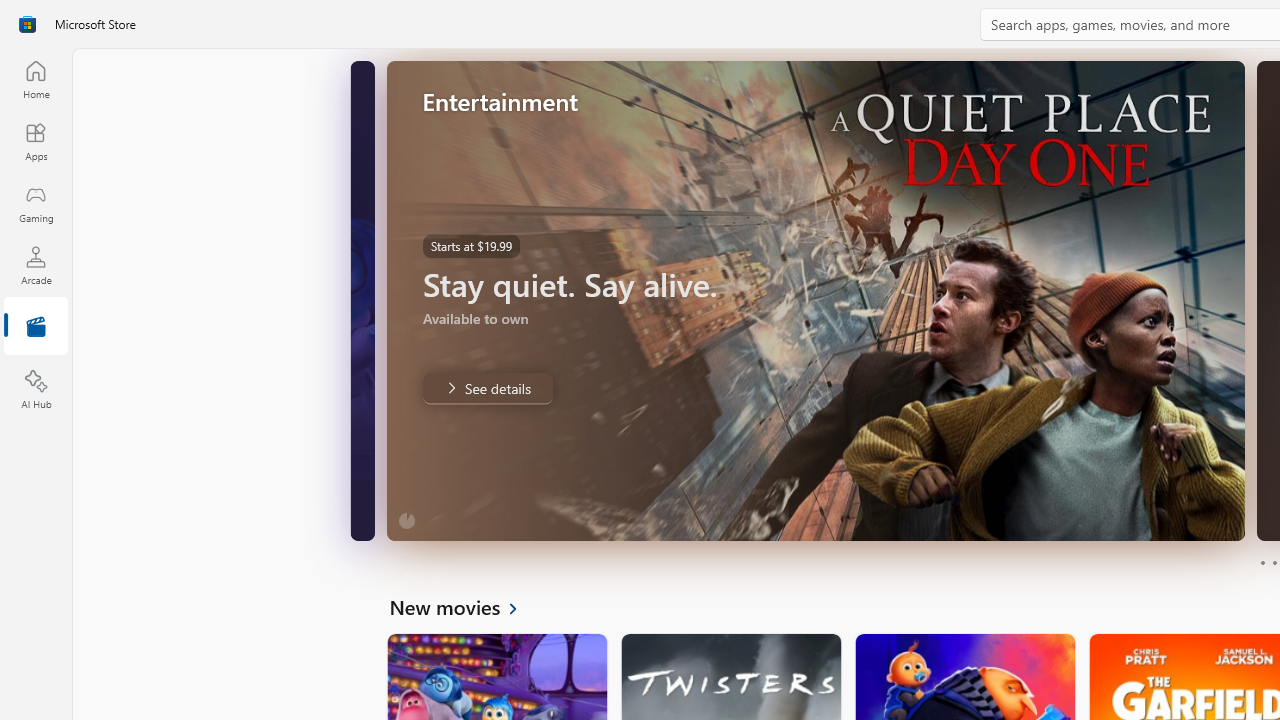  What do you see at coordinates (35, 78) in the screenshot?
I see `'Home'` at bounding box center [35, 78].